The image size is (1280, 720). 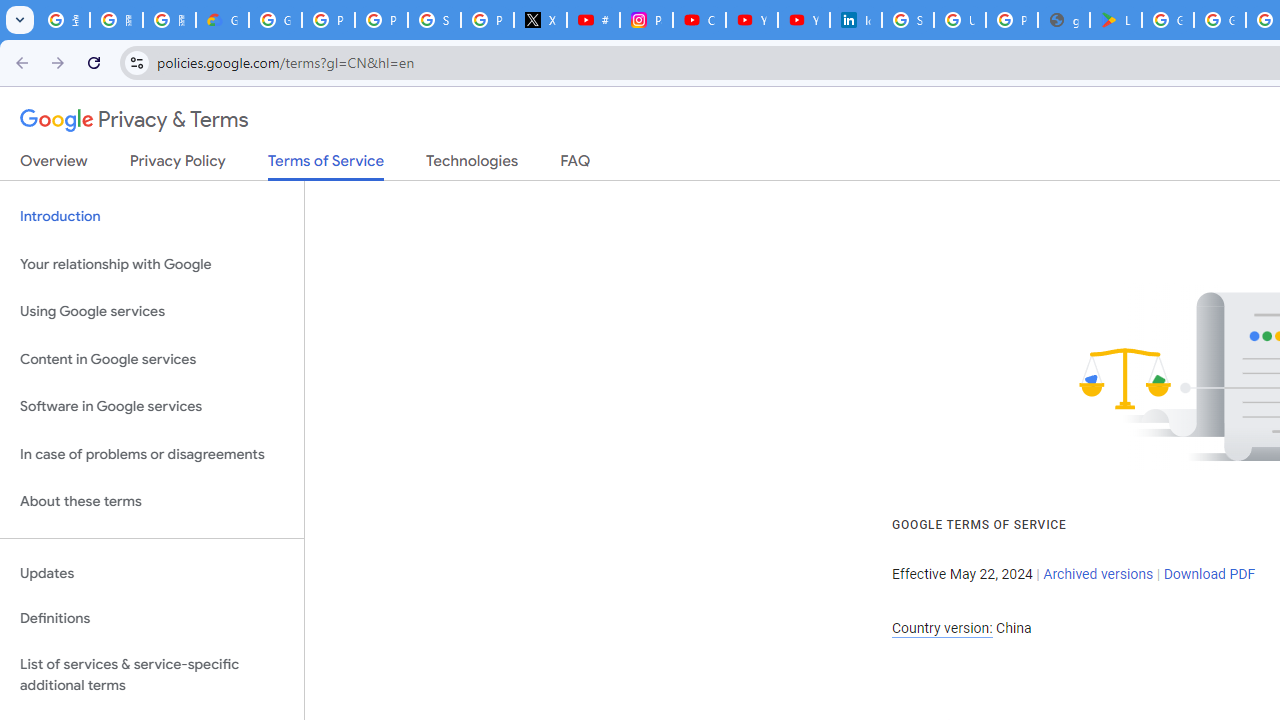 What do you see at coordinates (151, 358) in the screenshot?
I see `'Content in Google services'` at bounding box center [151, 358].